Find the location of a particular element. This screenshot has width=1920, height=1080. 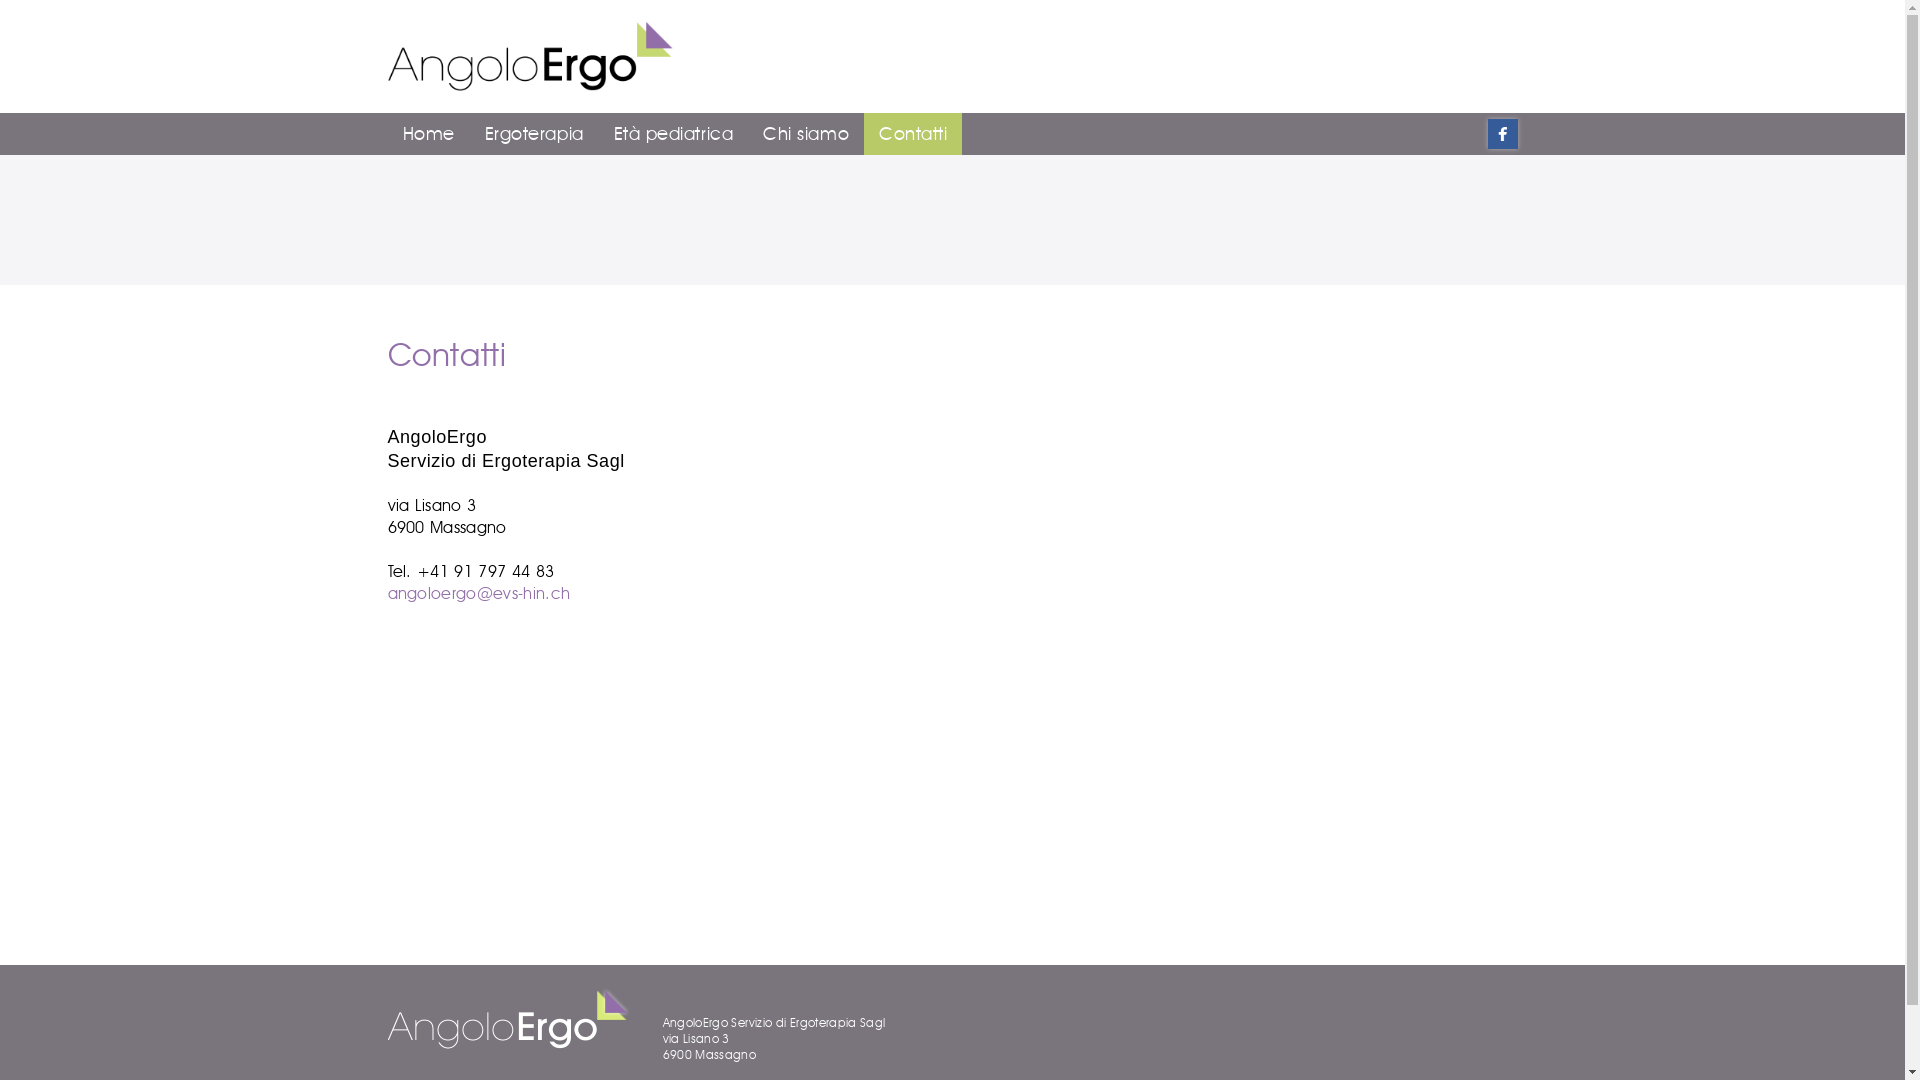

'Seguici anche su Facebook' is located at coordinates (1488, 134).